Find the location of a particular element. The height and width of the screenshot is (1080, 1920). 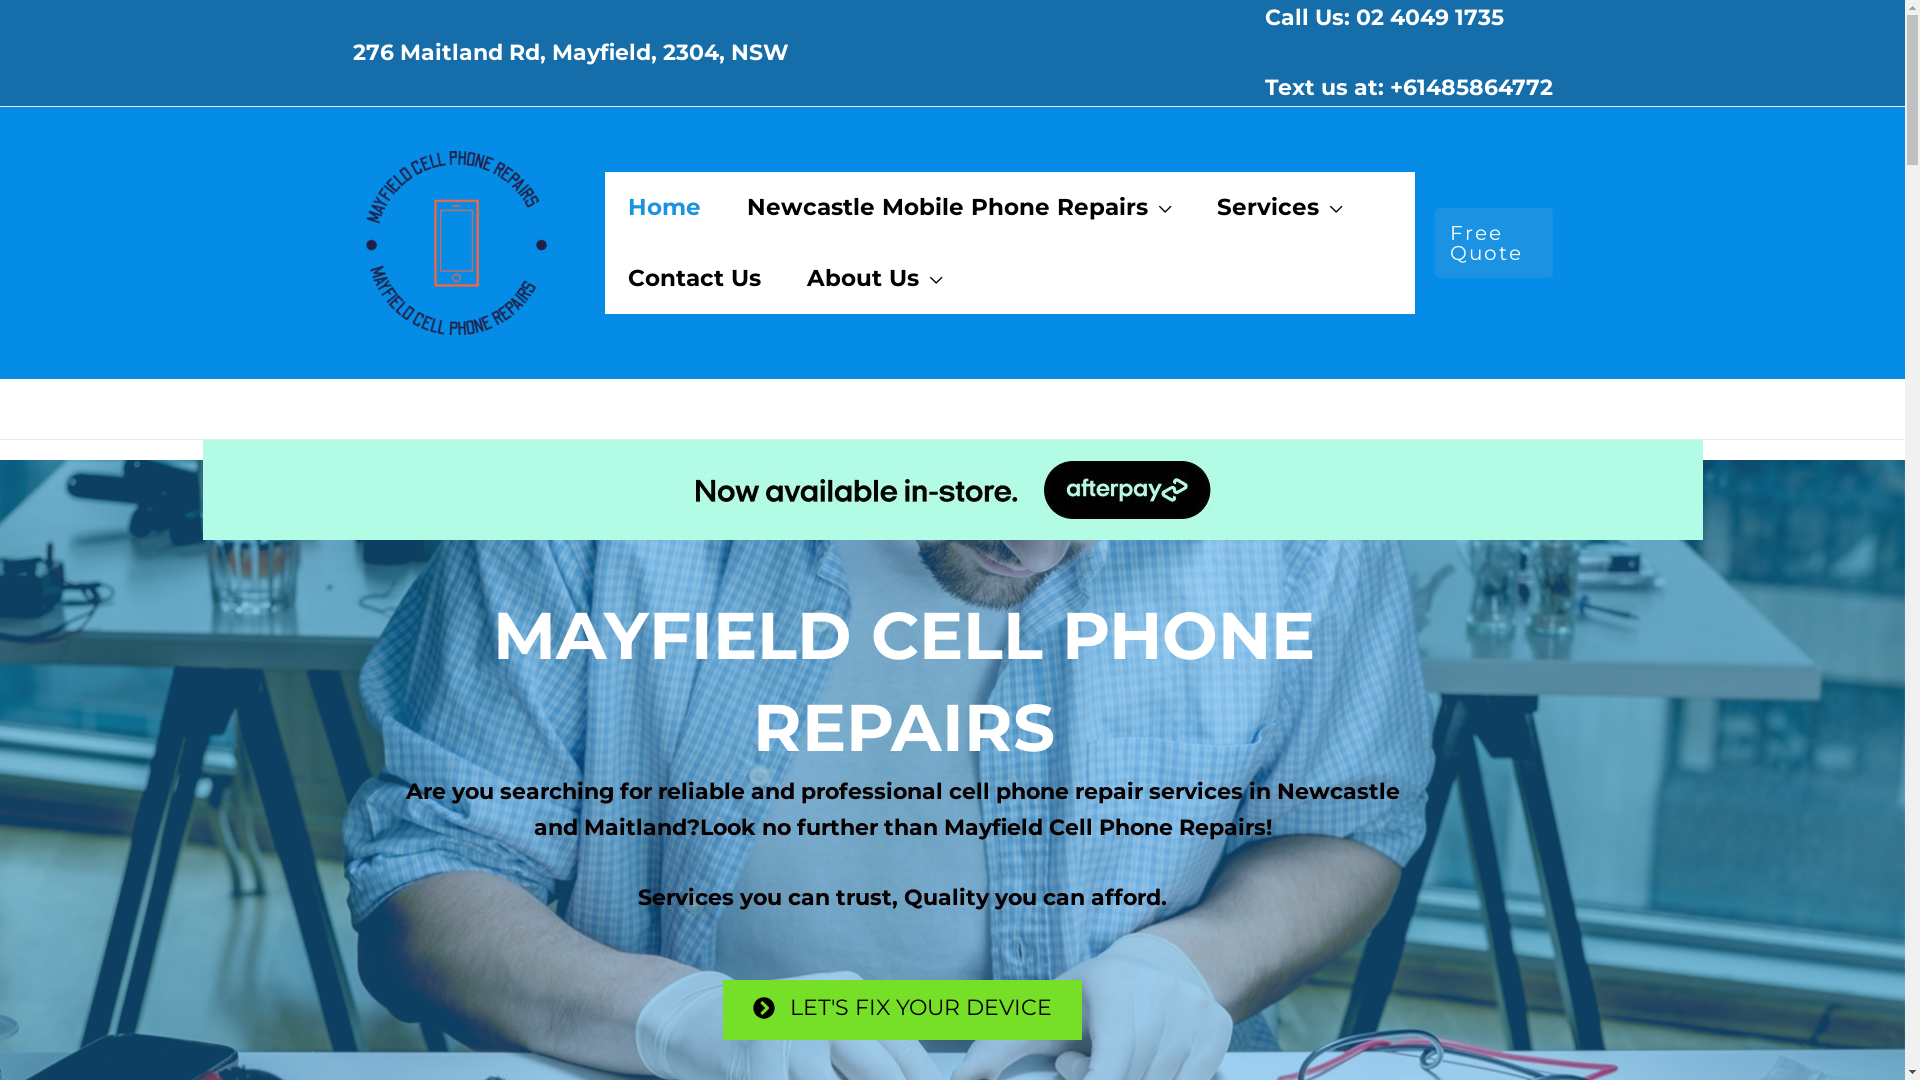

'Free Quote' is located at coordinates (1434, 242).